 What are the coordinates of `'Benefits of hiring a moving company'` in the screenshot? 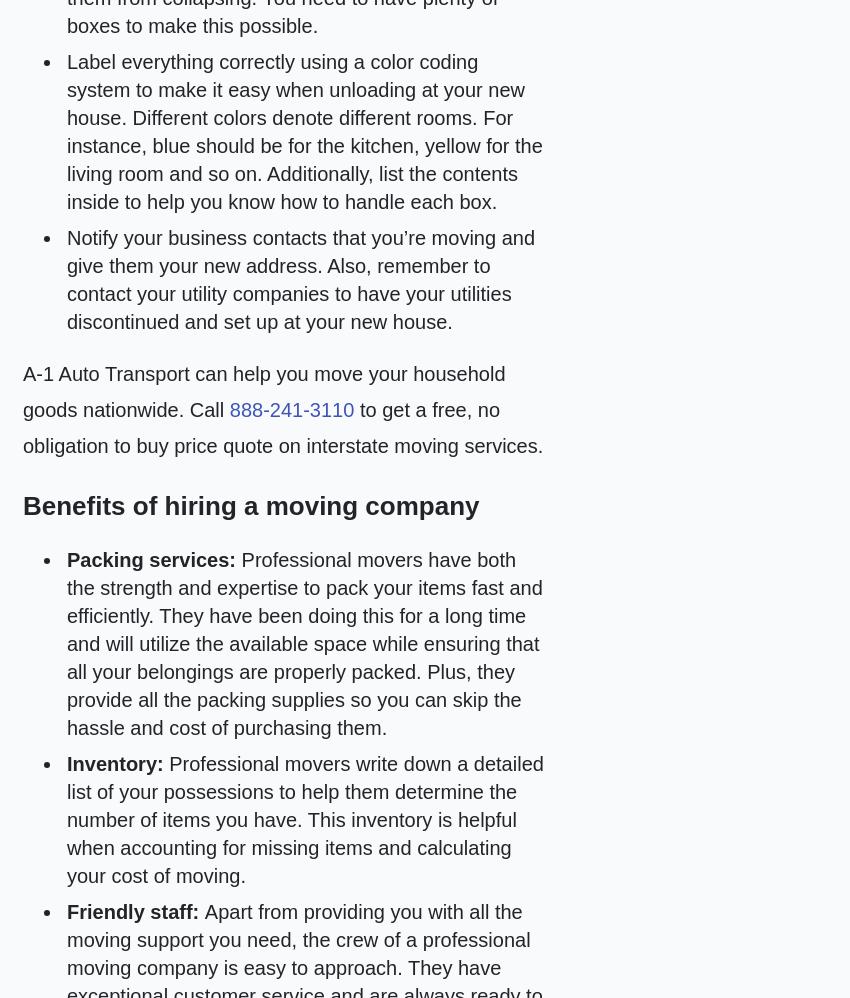 It's located at (251, 505).